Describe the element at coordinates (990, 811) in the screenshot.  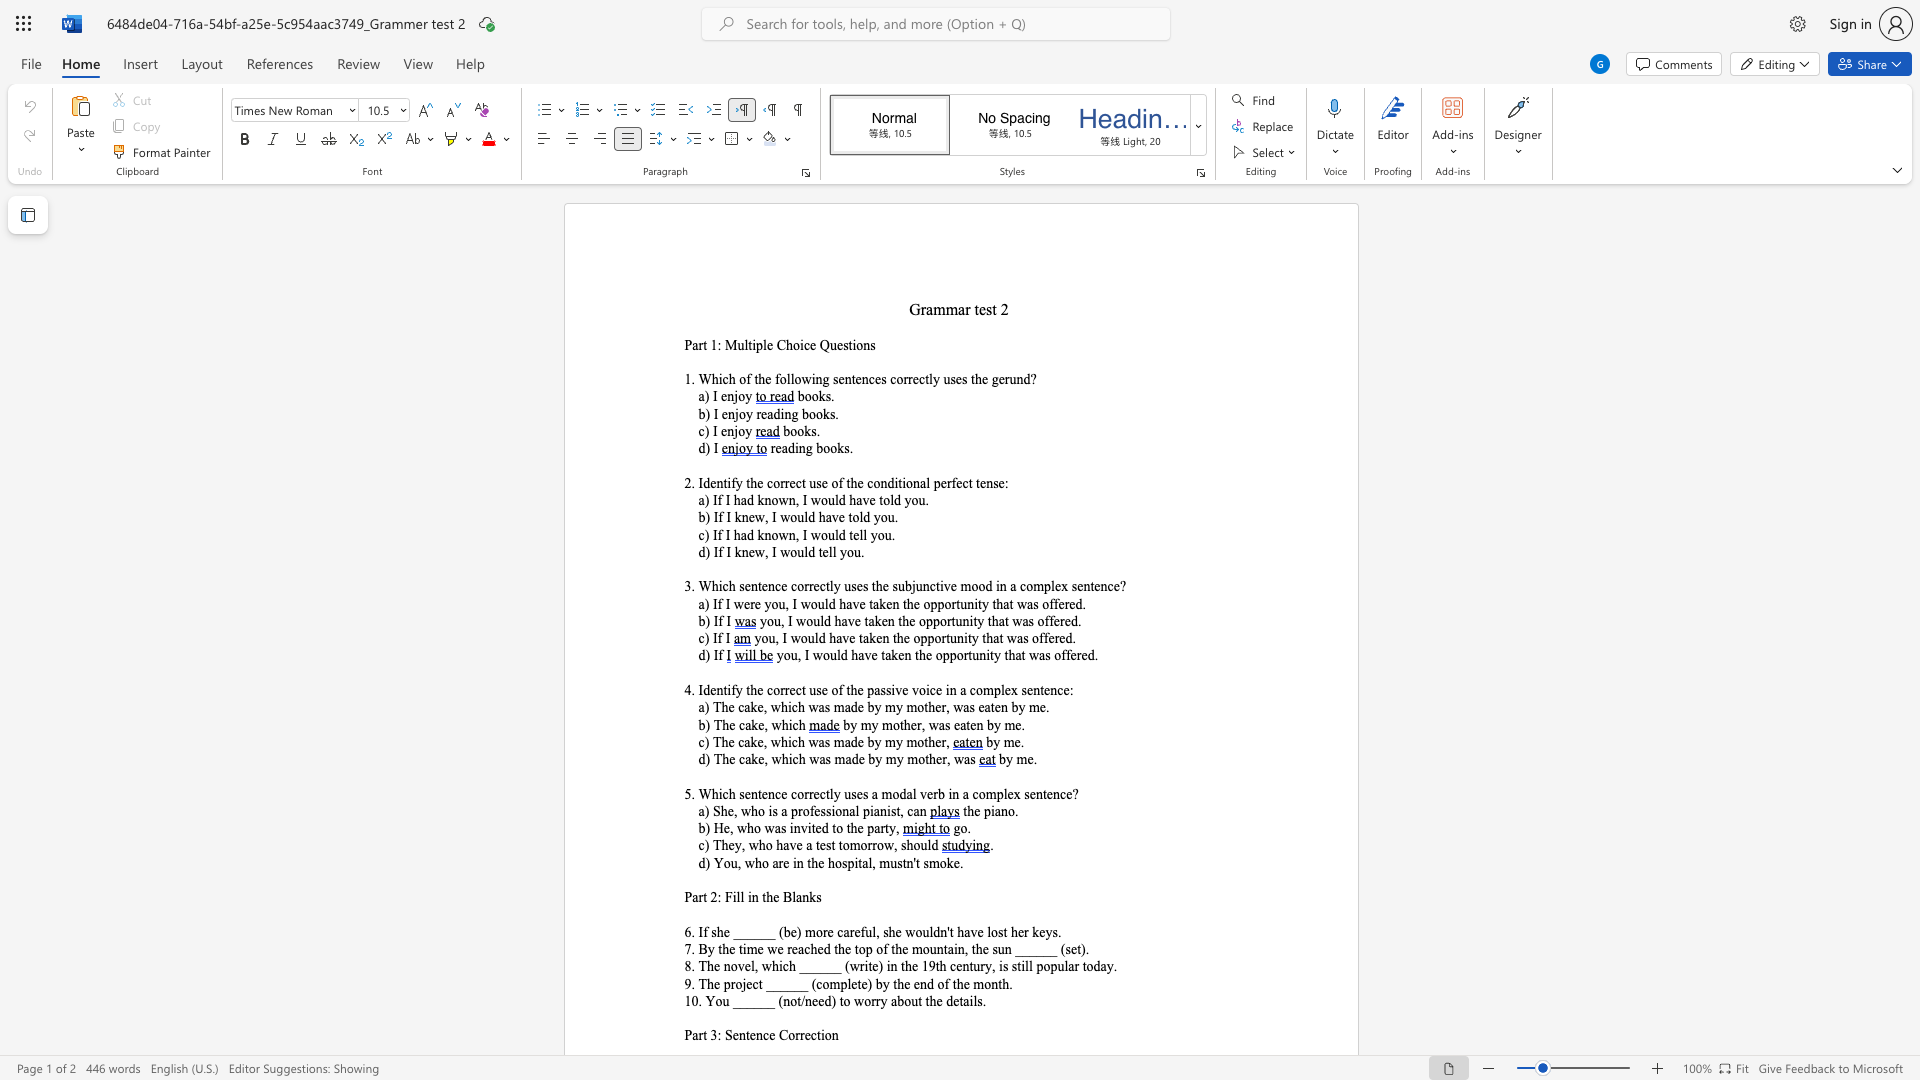
I see `the space between the continuous character "p" and "i" in the text` at that location.